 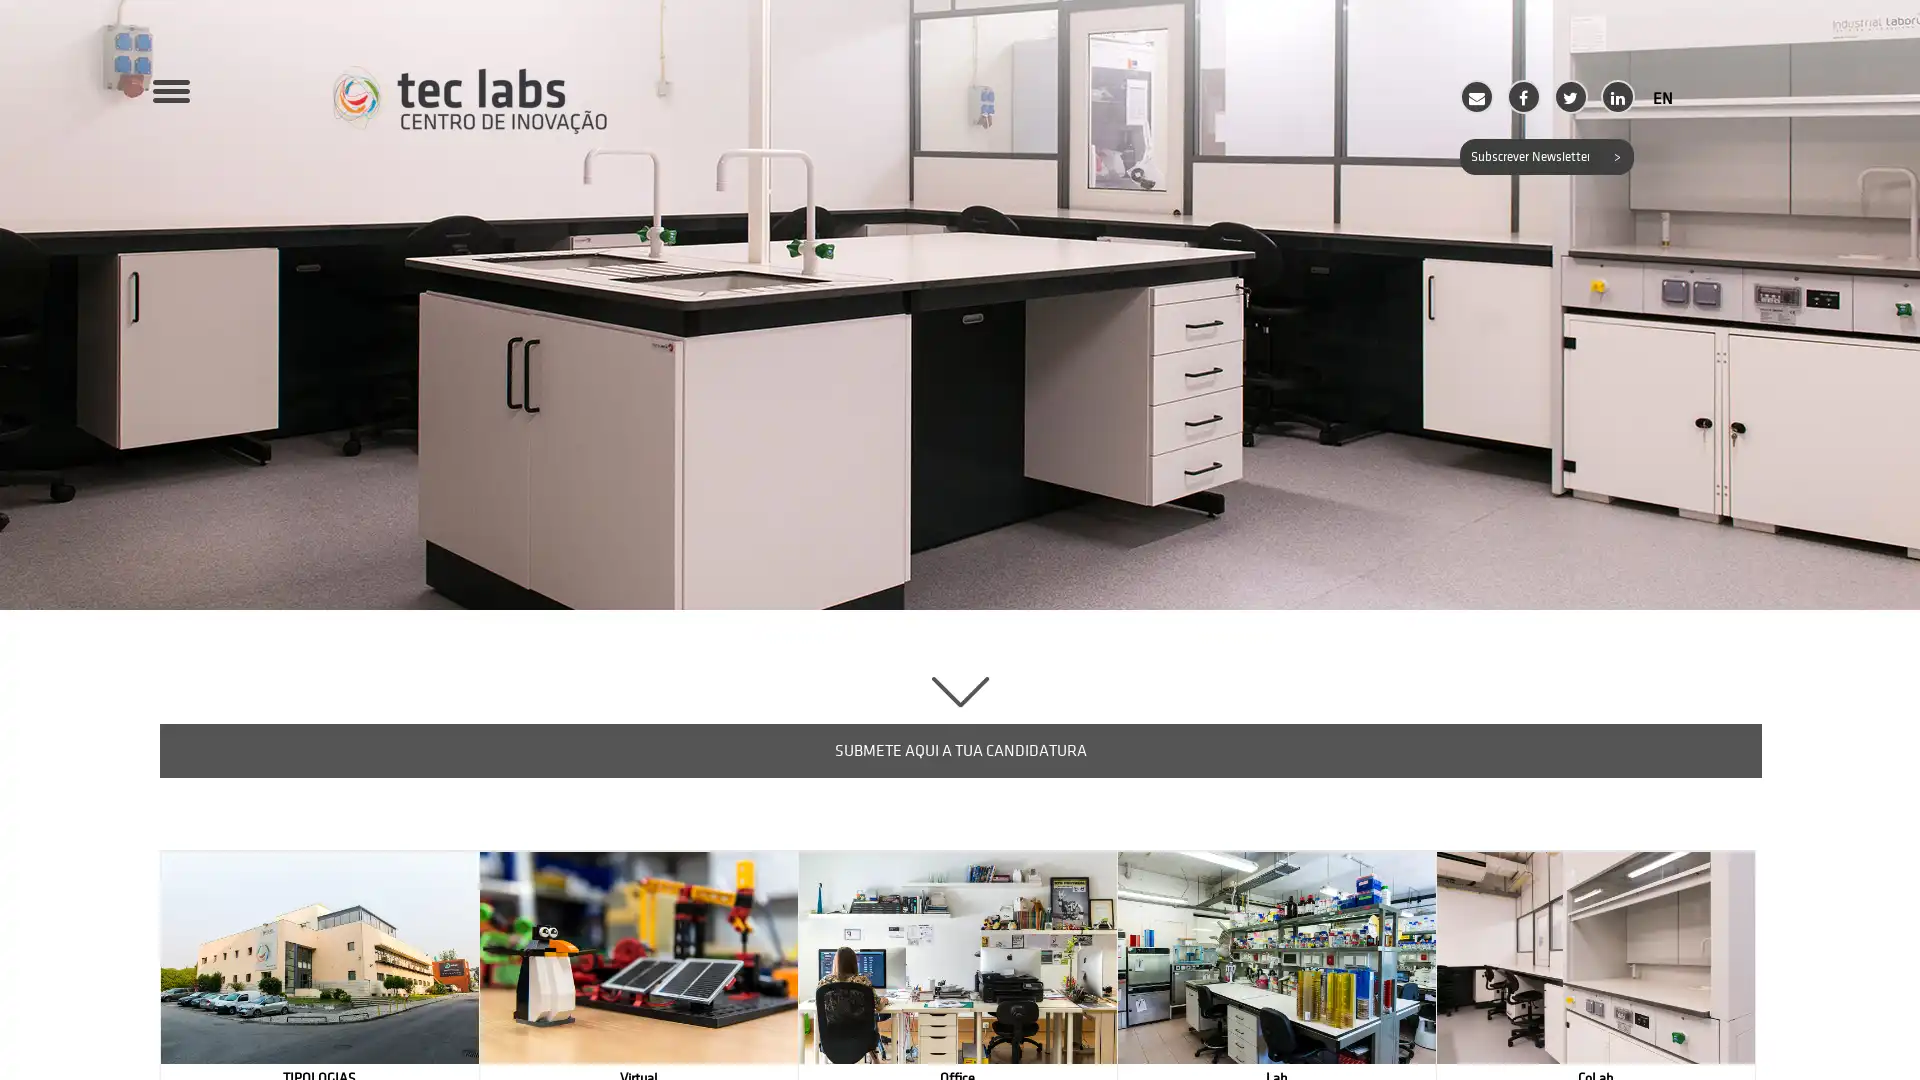 What do you see at coordinates (960, 751) in the screenshot?
I see `SUBMETE AQUI A TUA CANDIDATURA` at bounding box center [960, 751].